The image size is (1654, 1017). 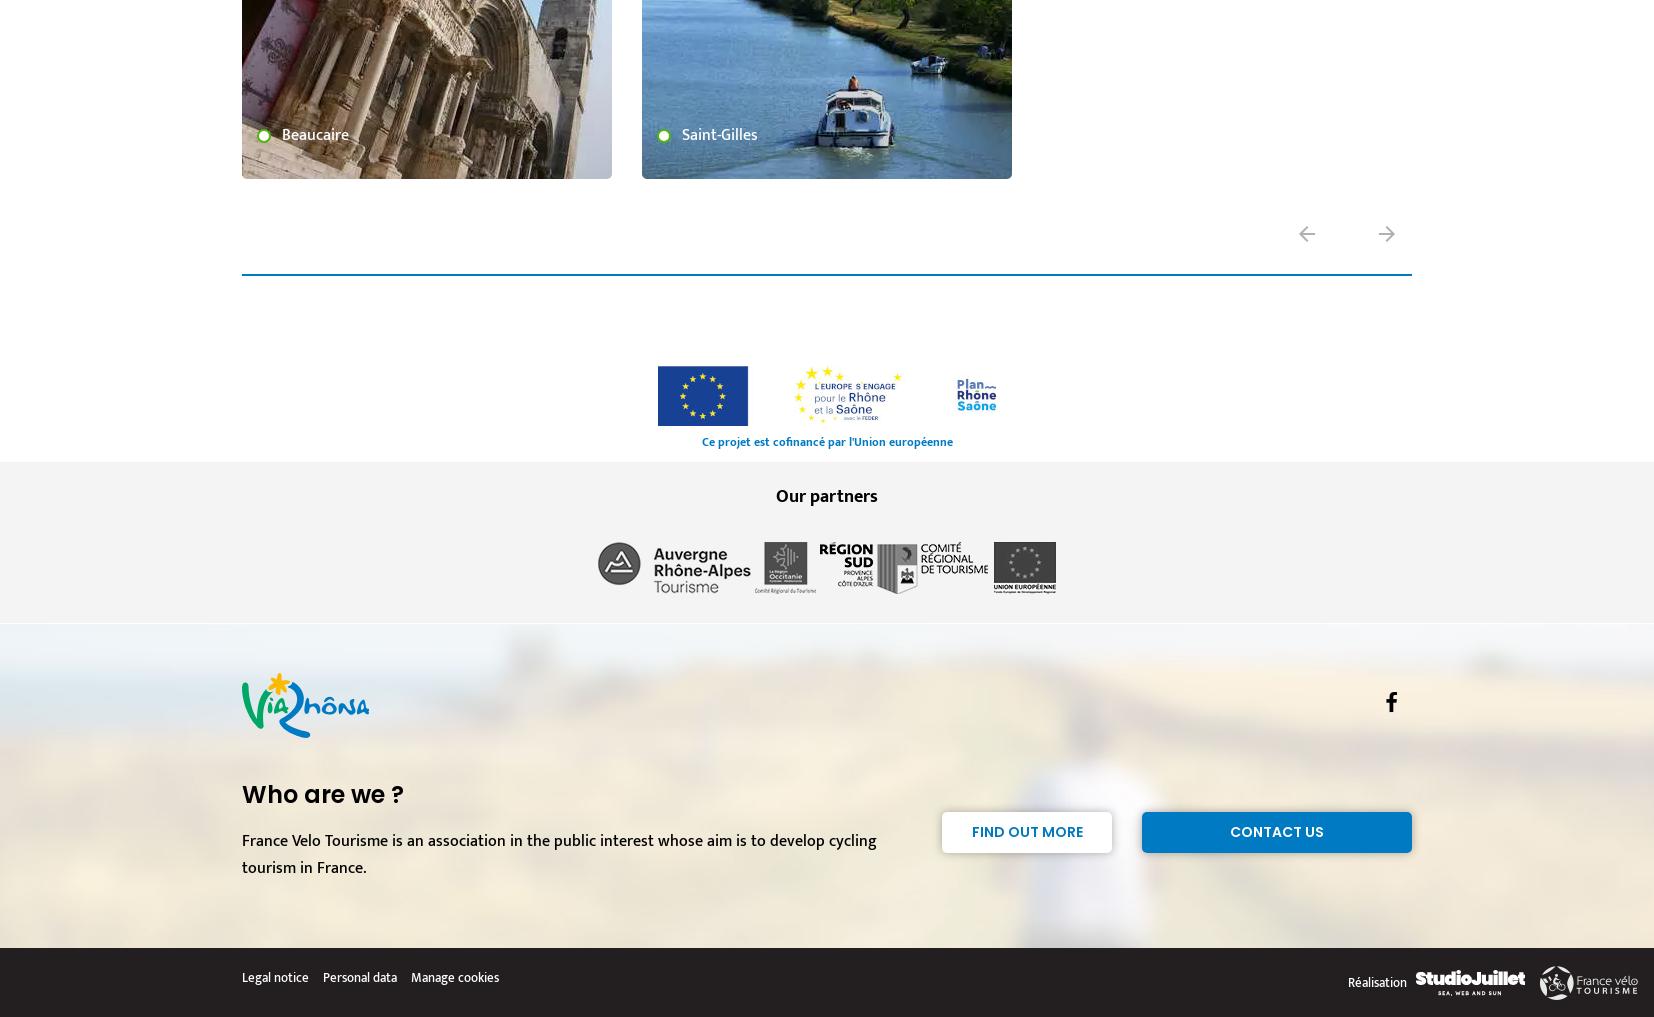 What do you see at coordinates (1277, 831) in the screenshot?
I see `'Contact Us'` at bounding box center [1277, 831].